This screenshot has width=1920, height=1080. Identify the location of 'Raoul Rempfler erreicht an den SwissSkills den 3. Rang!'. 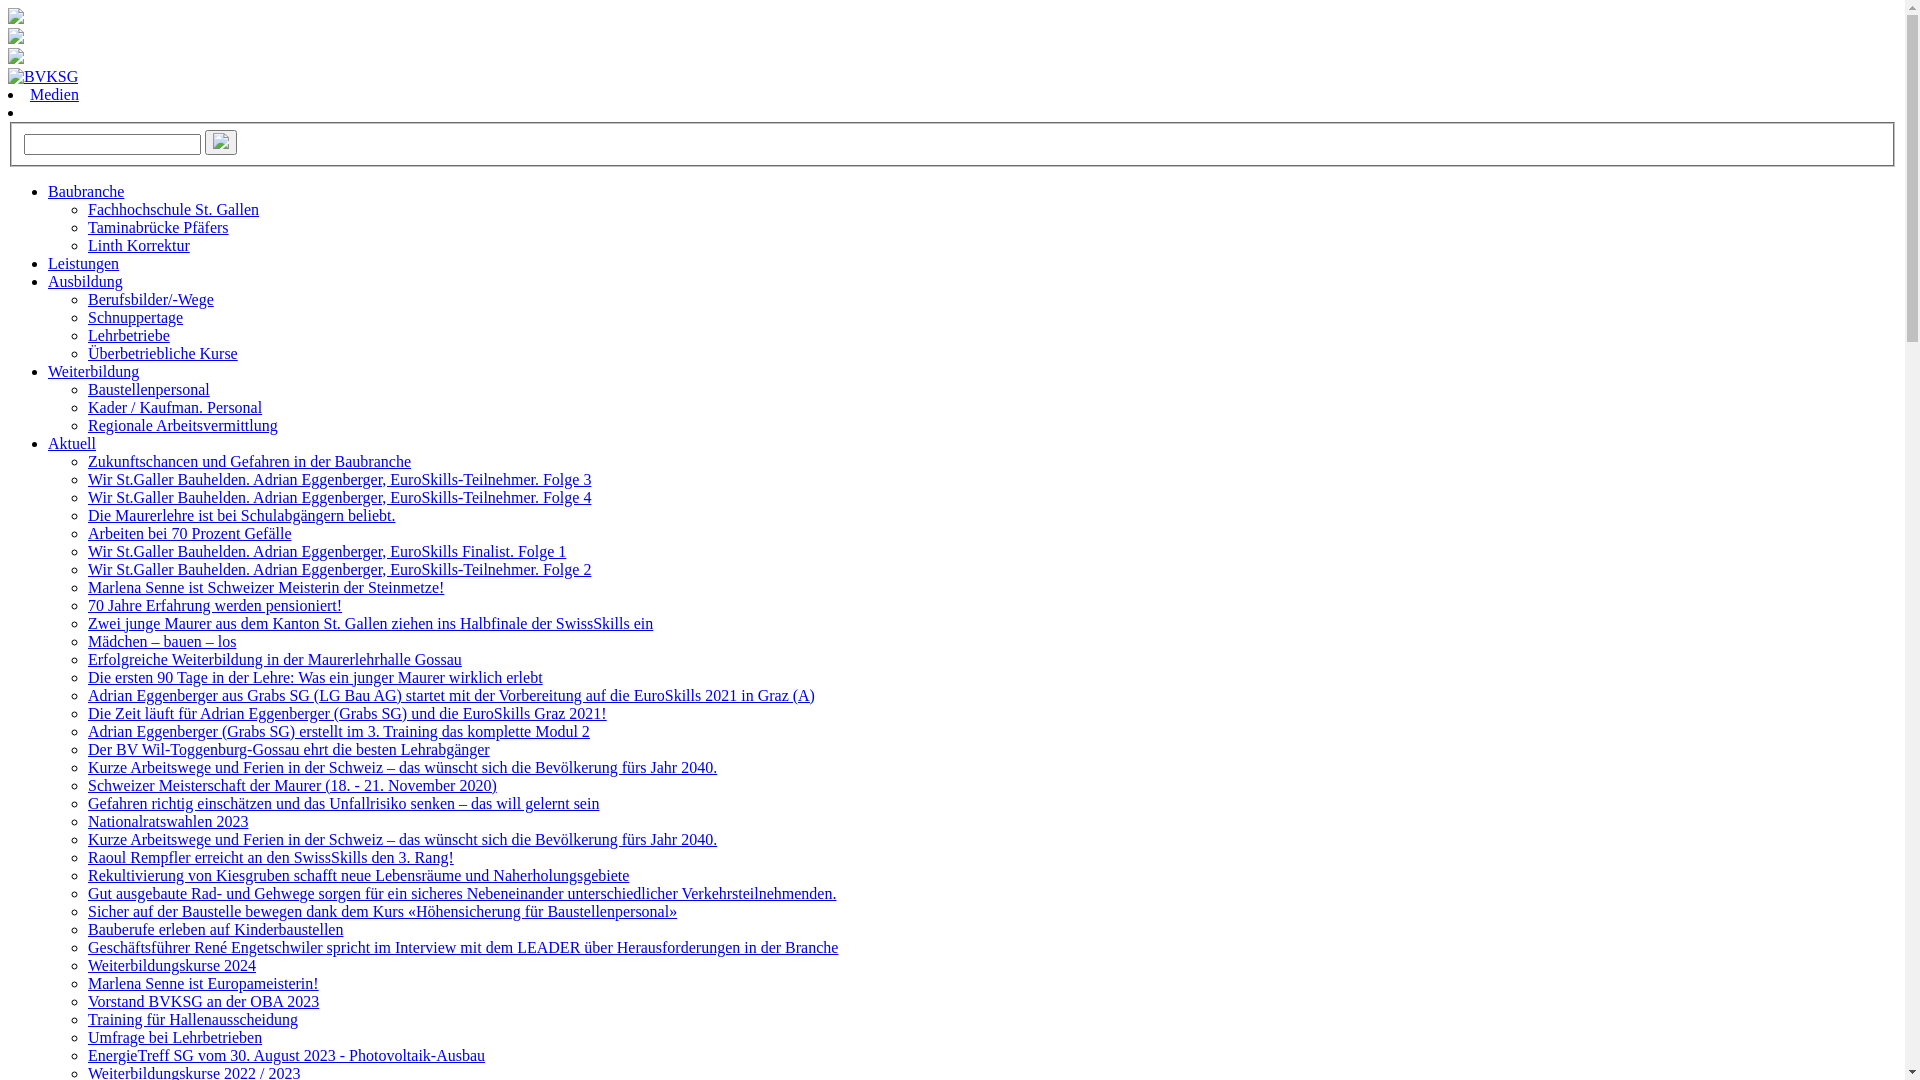
(269, 856).